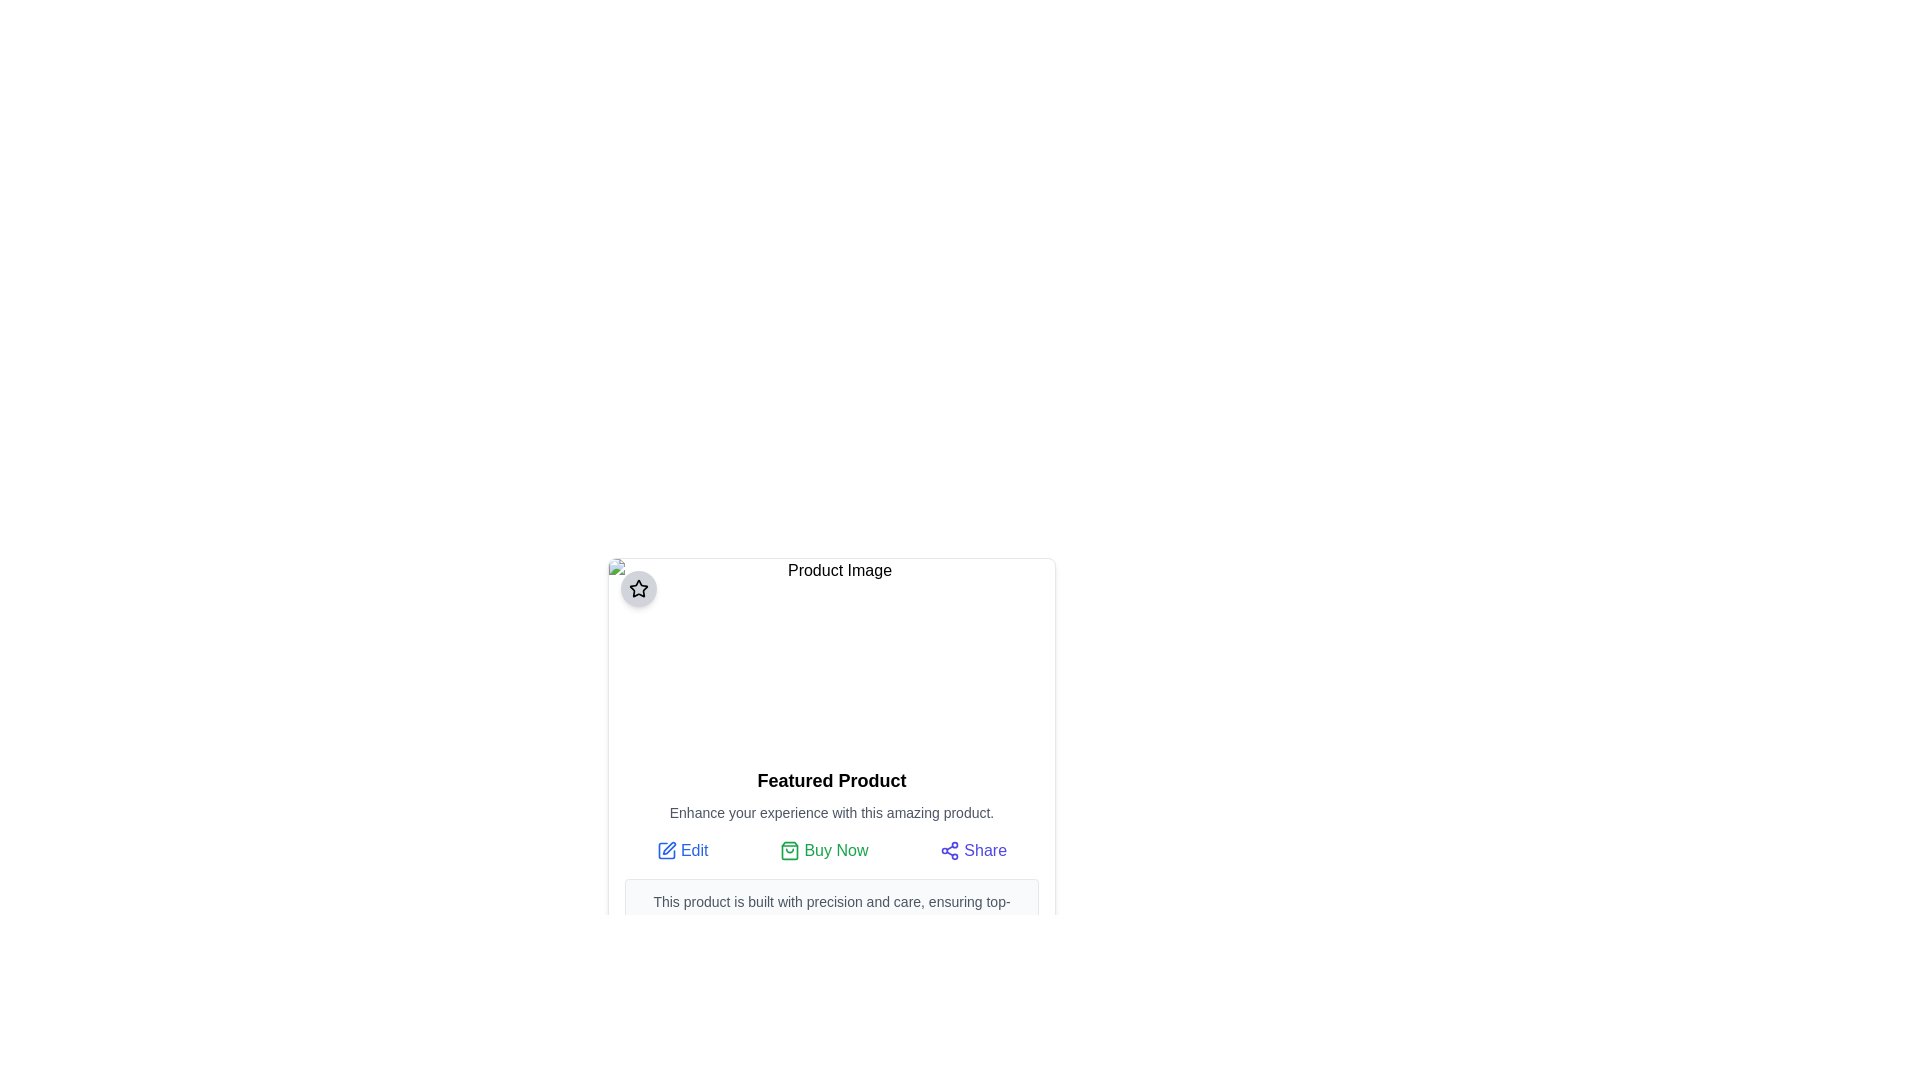  What do you see at coordinates (949, 851) in the screenshot?
I see `the 'Share' icon, which is represented by three interconnected circles forming a triangular pattern, located at the bottom-right corner of the product card` at bounding box center [949, 851].